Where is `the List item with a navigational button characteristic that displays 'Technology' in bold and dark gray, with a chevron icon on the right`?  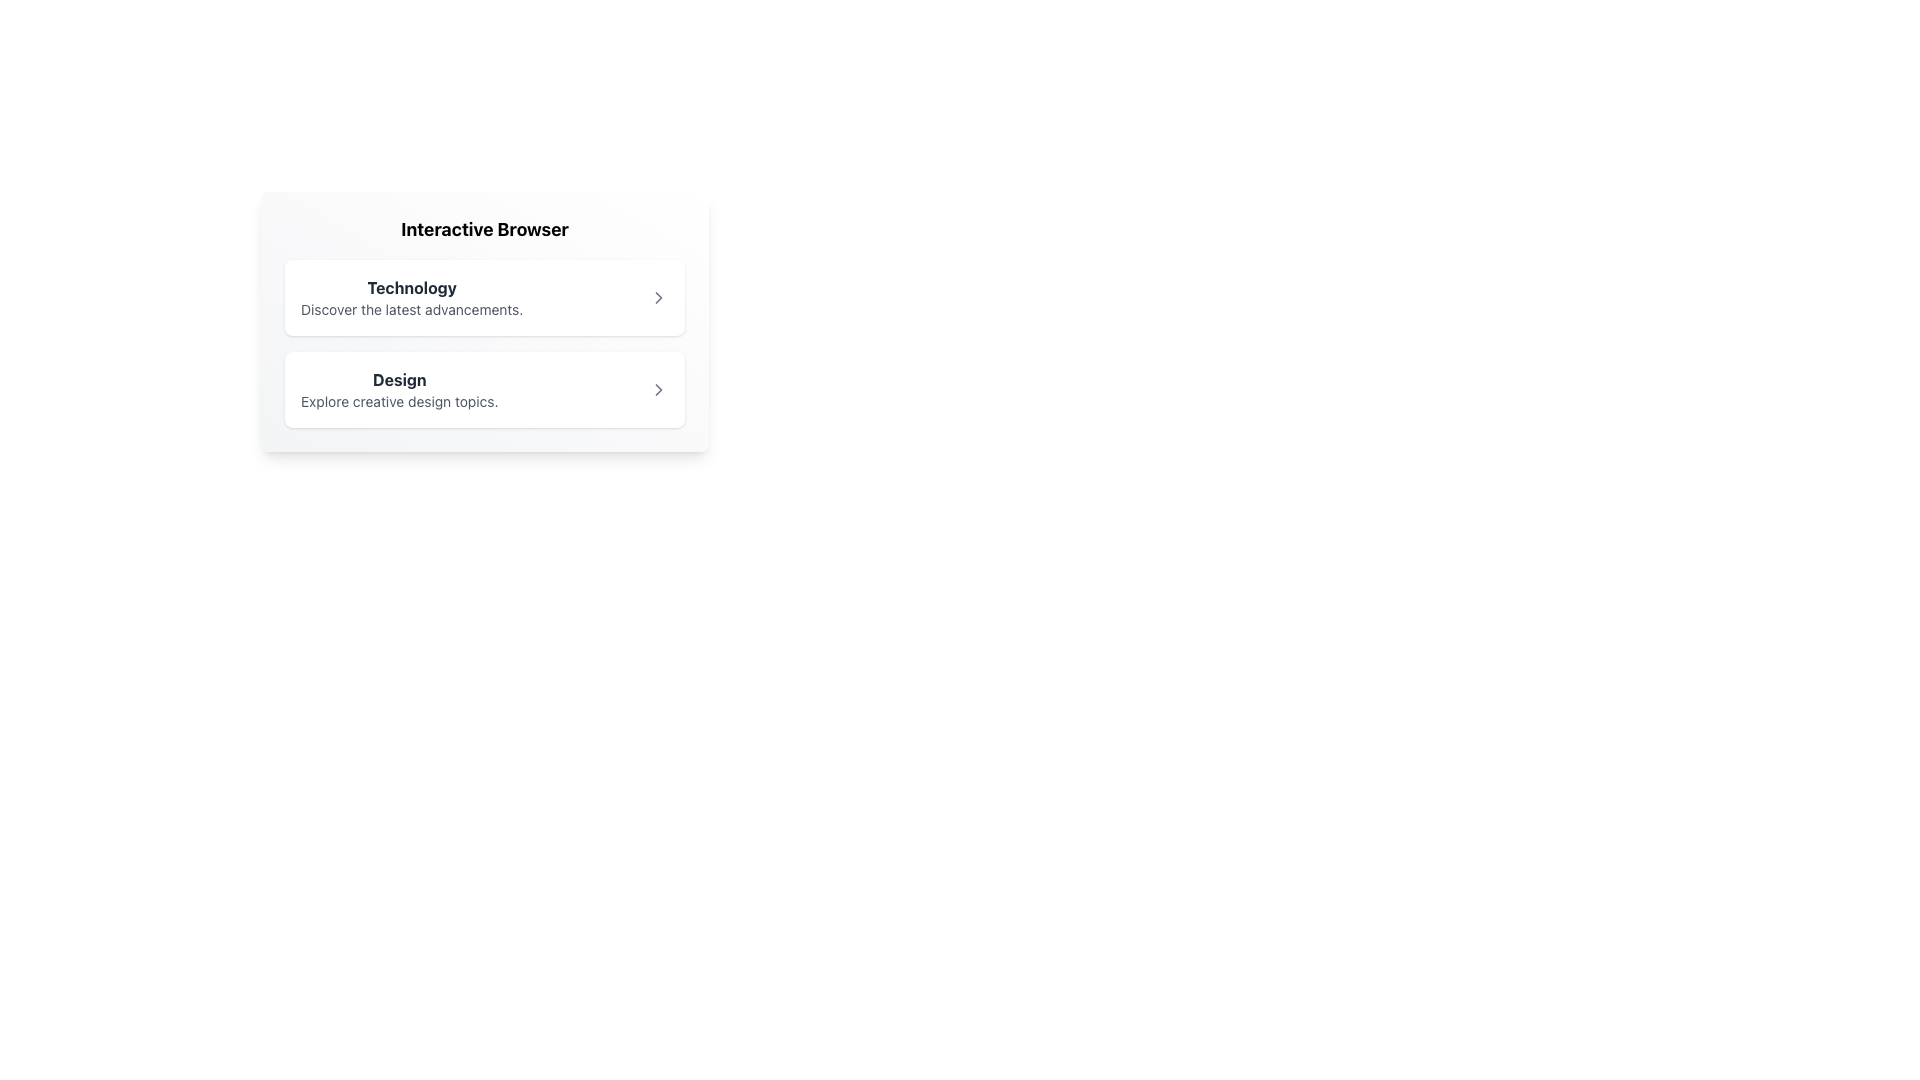
the List item with a navigational button characteristic that displays 'Technology' in bold and dark gray, with a chevron icon on the right is located at coordinates (484, 297).